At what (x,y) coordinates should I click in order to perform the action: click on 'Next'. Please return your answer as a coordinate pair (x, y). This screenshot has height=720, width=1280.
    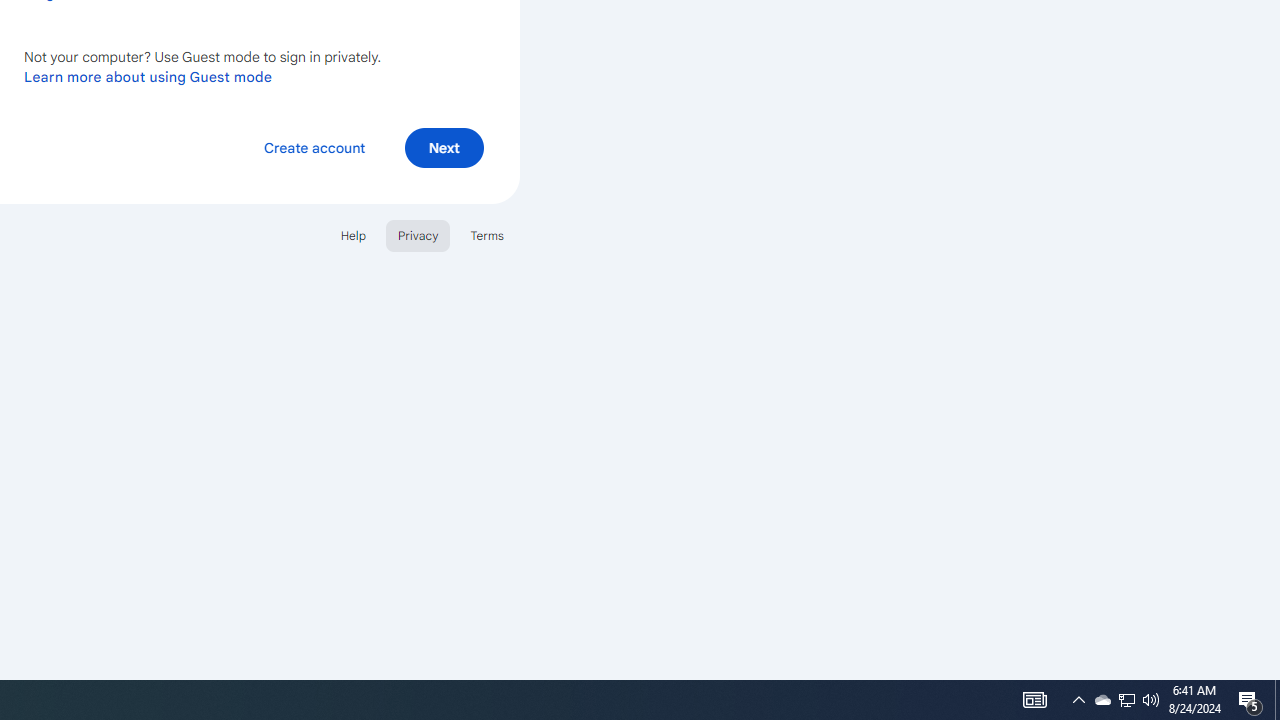
    Looking at the image, I should click on (443, 146).